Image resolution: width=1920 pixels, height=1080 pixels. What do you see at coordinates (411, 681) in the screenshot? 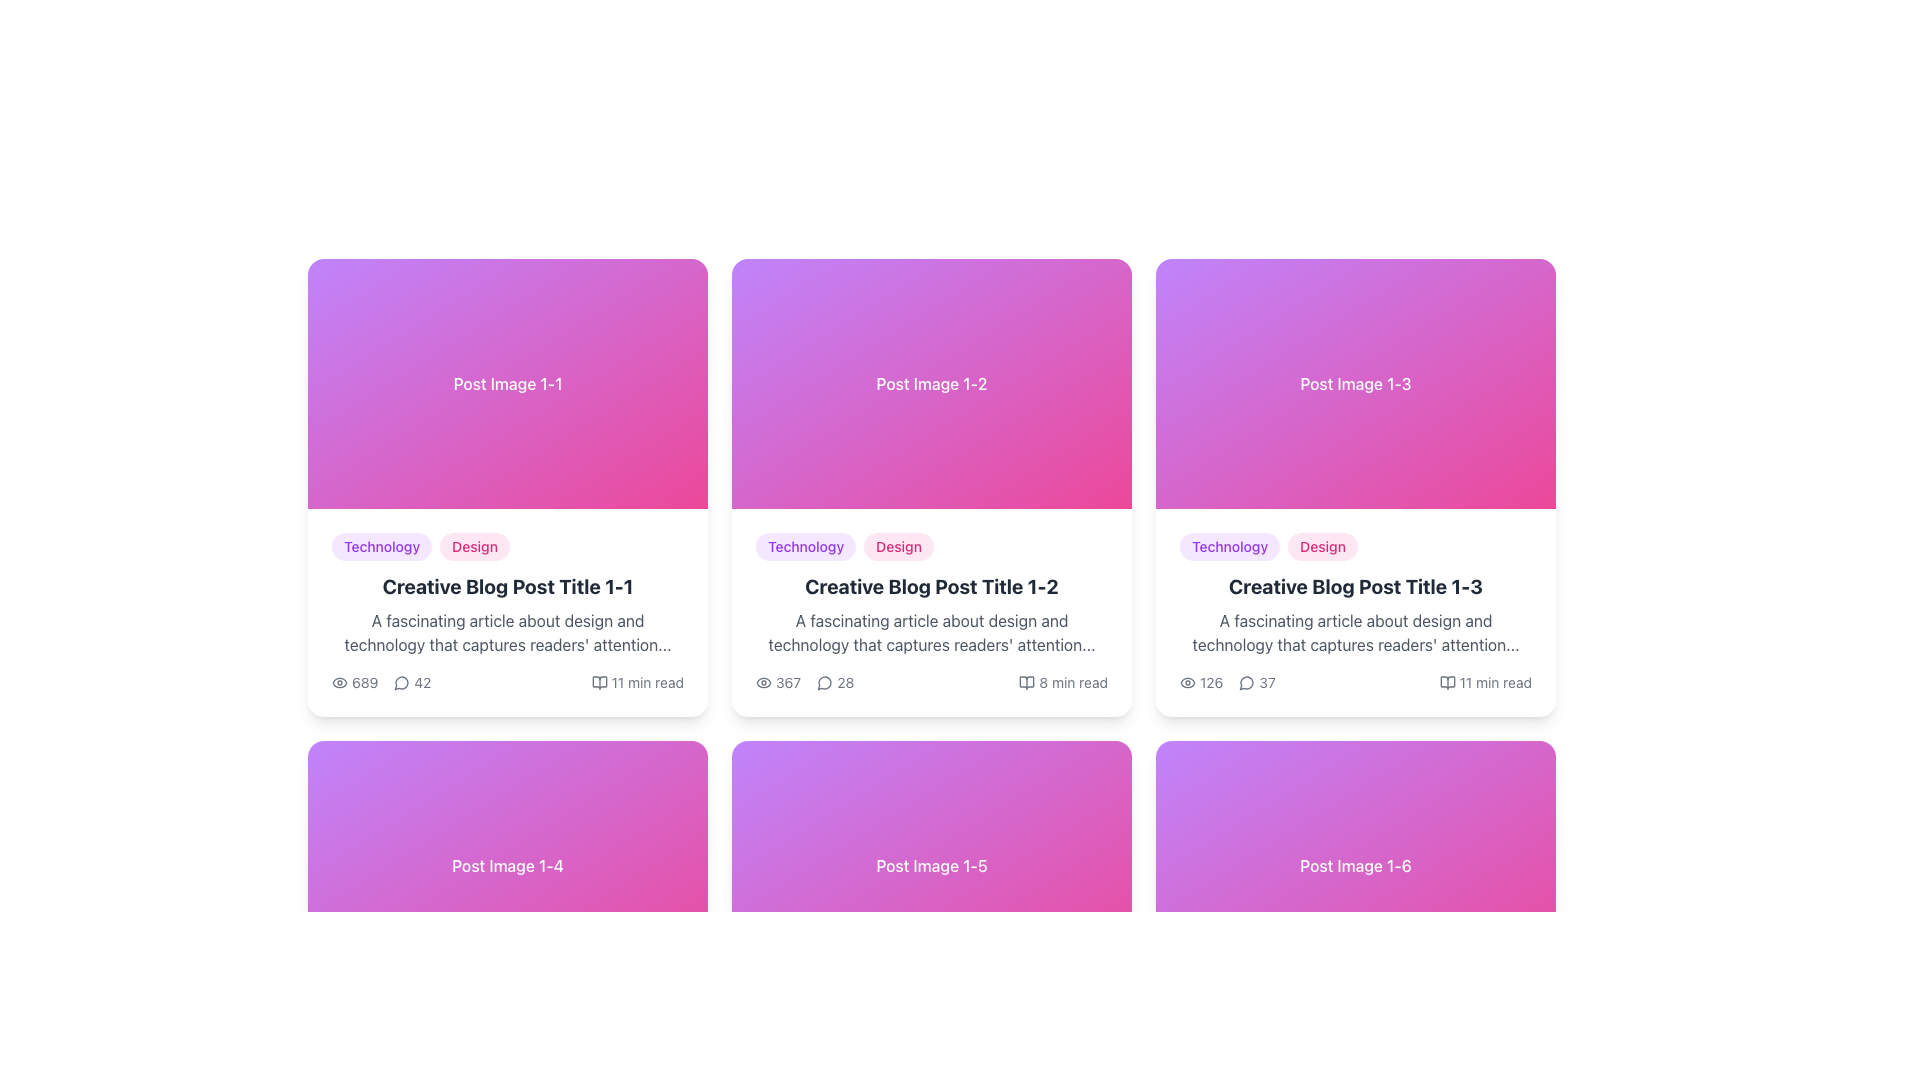
I see `the text label displaying the number '42' adjacent to a speech bubble icon` at bounding box center [411, 681].